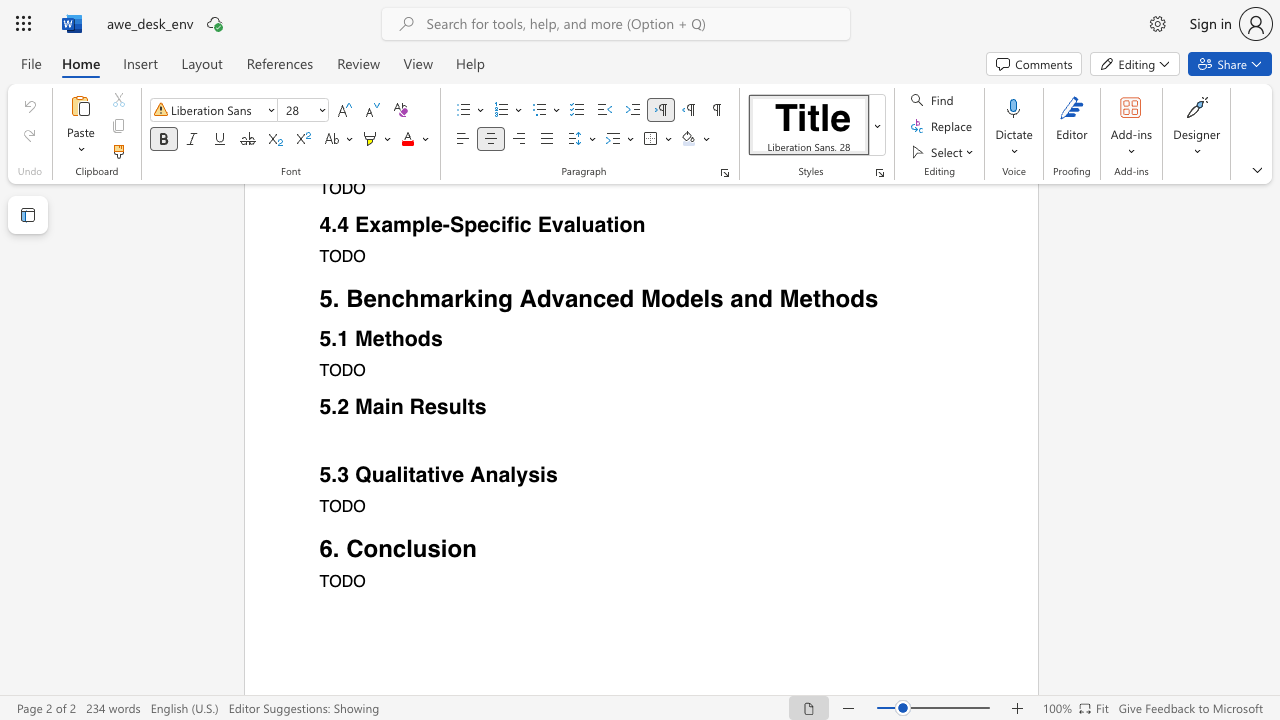 This screenshot has width=1280, height=720. Describe the element at coordinates (318, 475) in the screenshot. I see `the subset text "5.3 Qualitative" within the text "5.3 Qualitative Analysis"` at that location.